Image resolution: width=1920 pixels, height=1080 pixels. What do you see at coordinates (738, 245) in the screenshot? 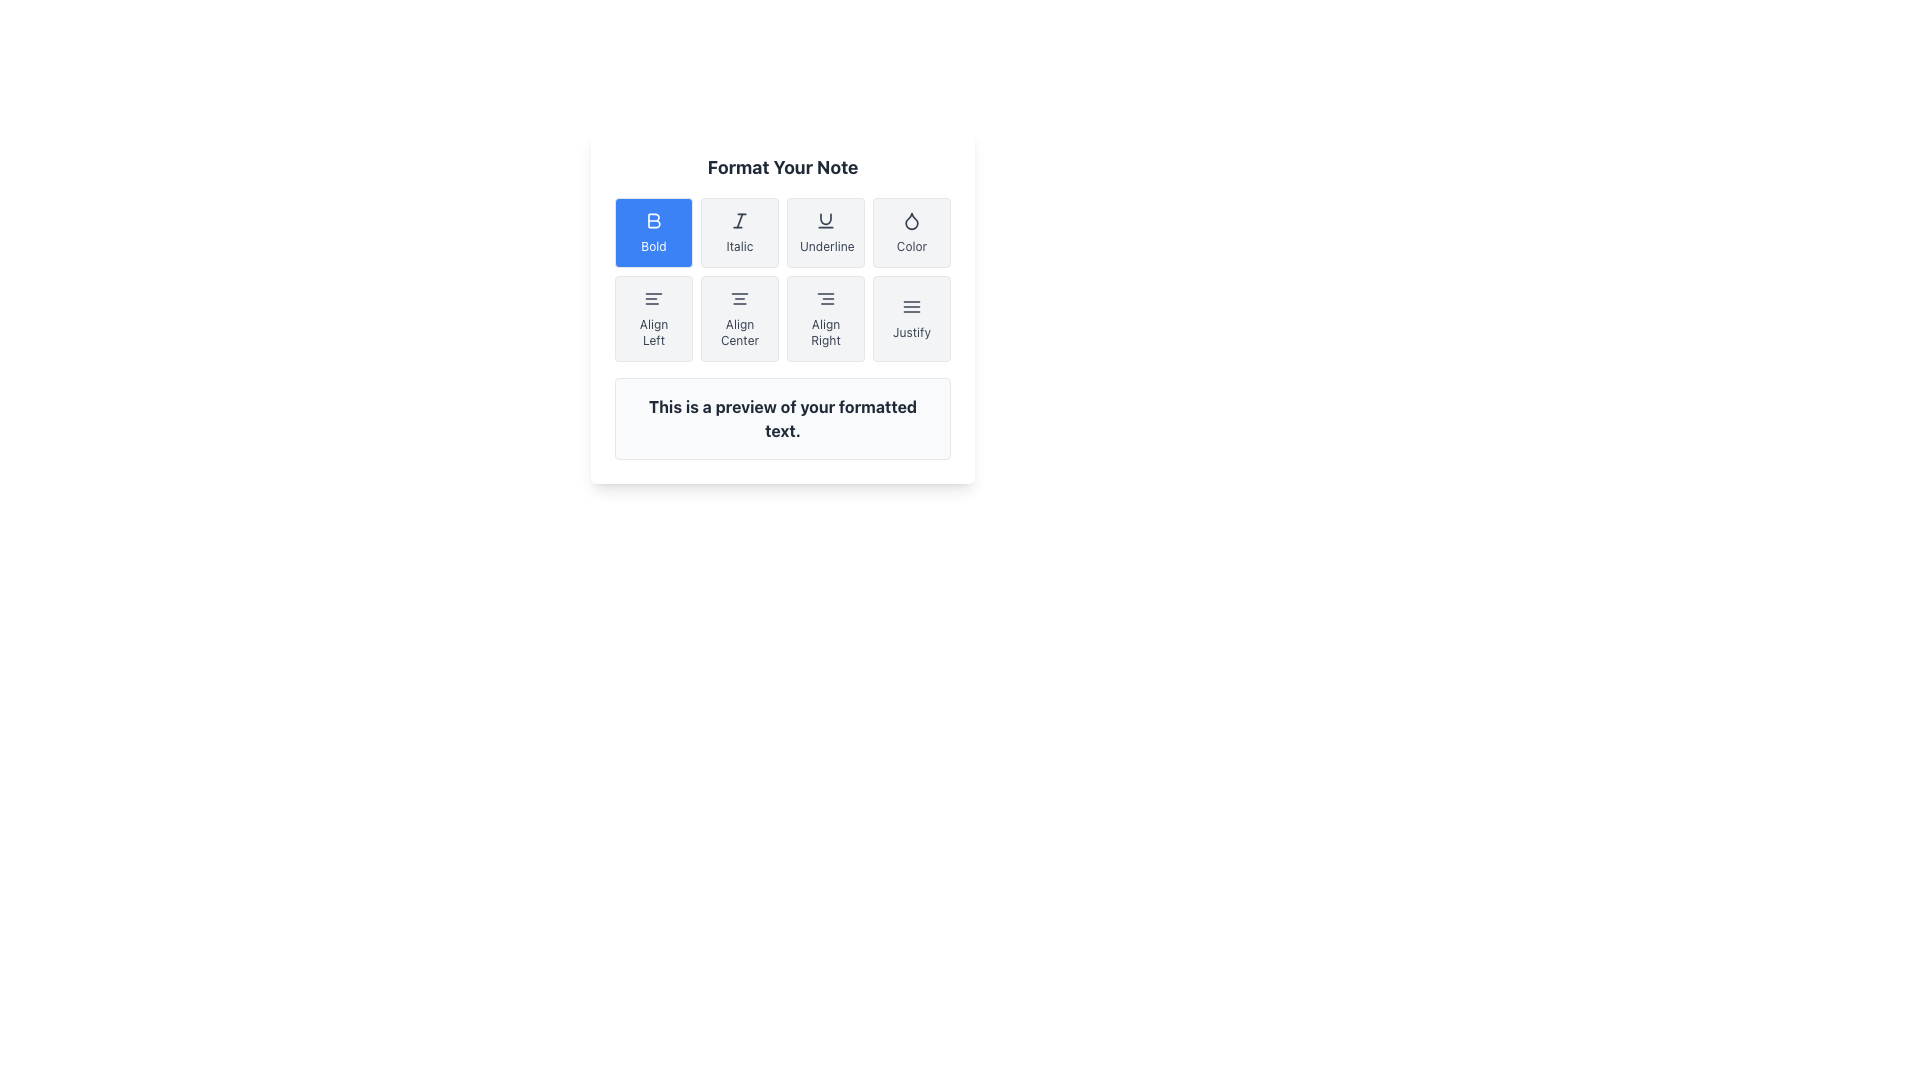
I see `text label that indicates the functionality of the italic formatting button, located below the italic icon in the formatting section` at bounding box center [738, 245].